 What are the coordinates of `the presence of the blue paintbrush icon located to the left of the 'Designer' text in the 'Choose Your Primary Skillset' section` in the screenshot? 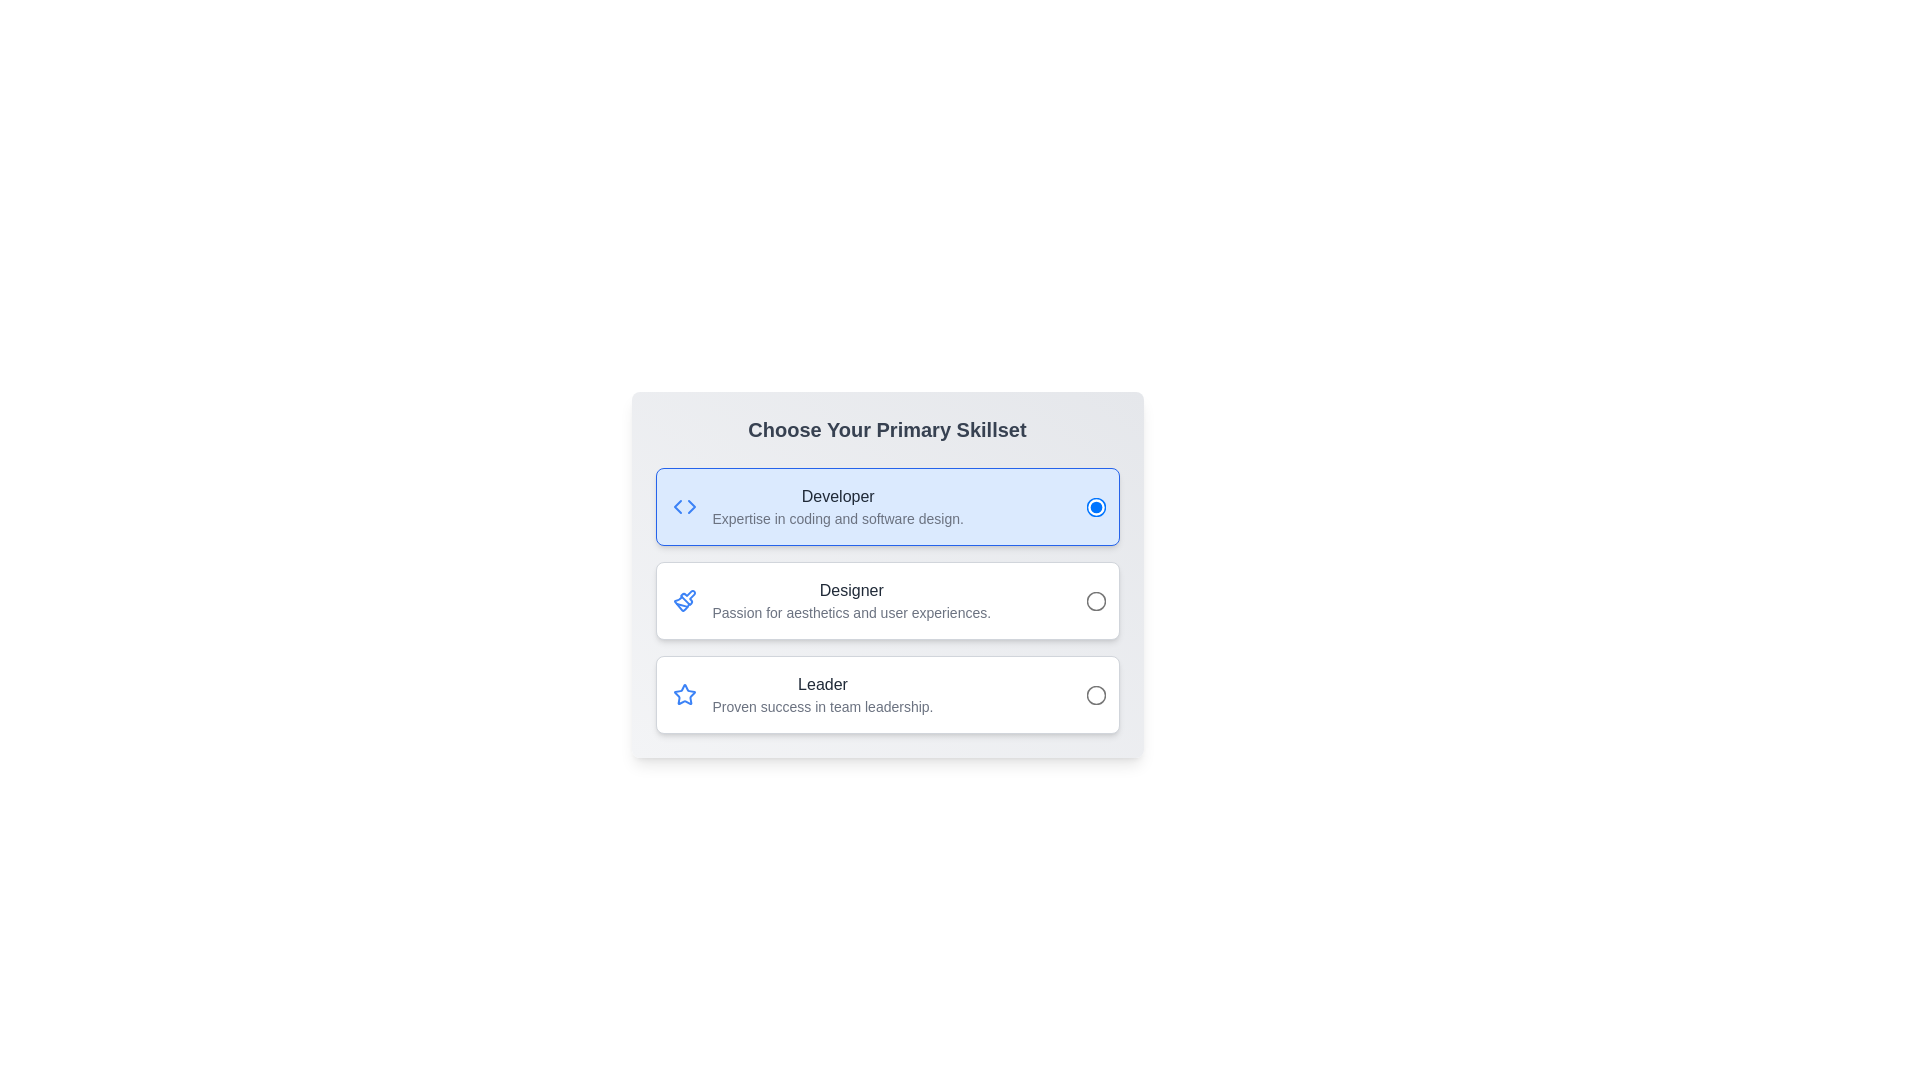 It's located at (684, 600).